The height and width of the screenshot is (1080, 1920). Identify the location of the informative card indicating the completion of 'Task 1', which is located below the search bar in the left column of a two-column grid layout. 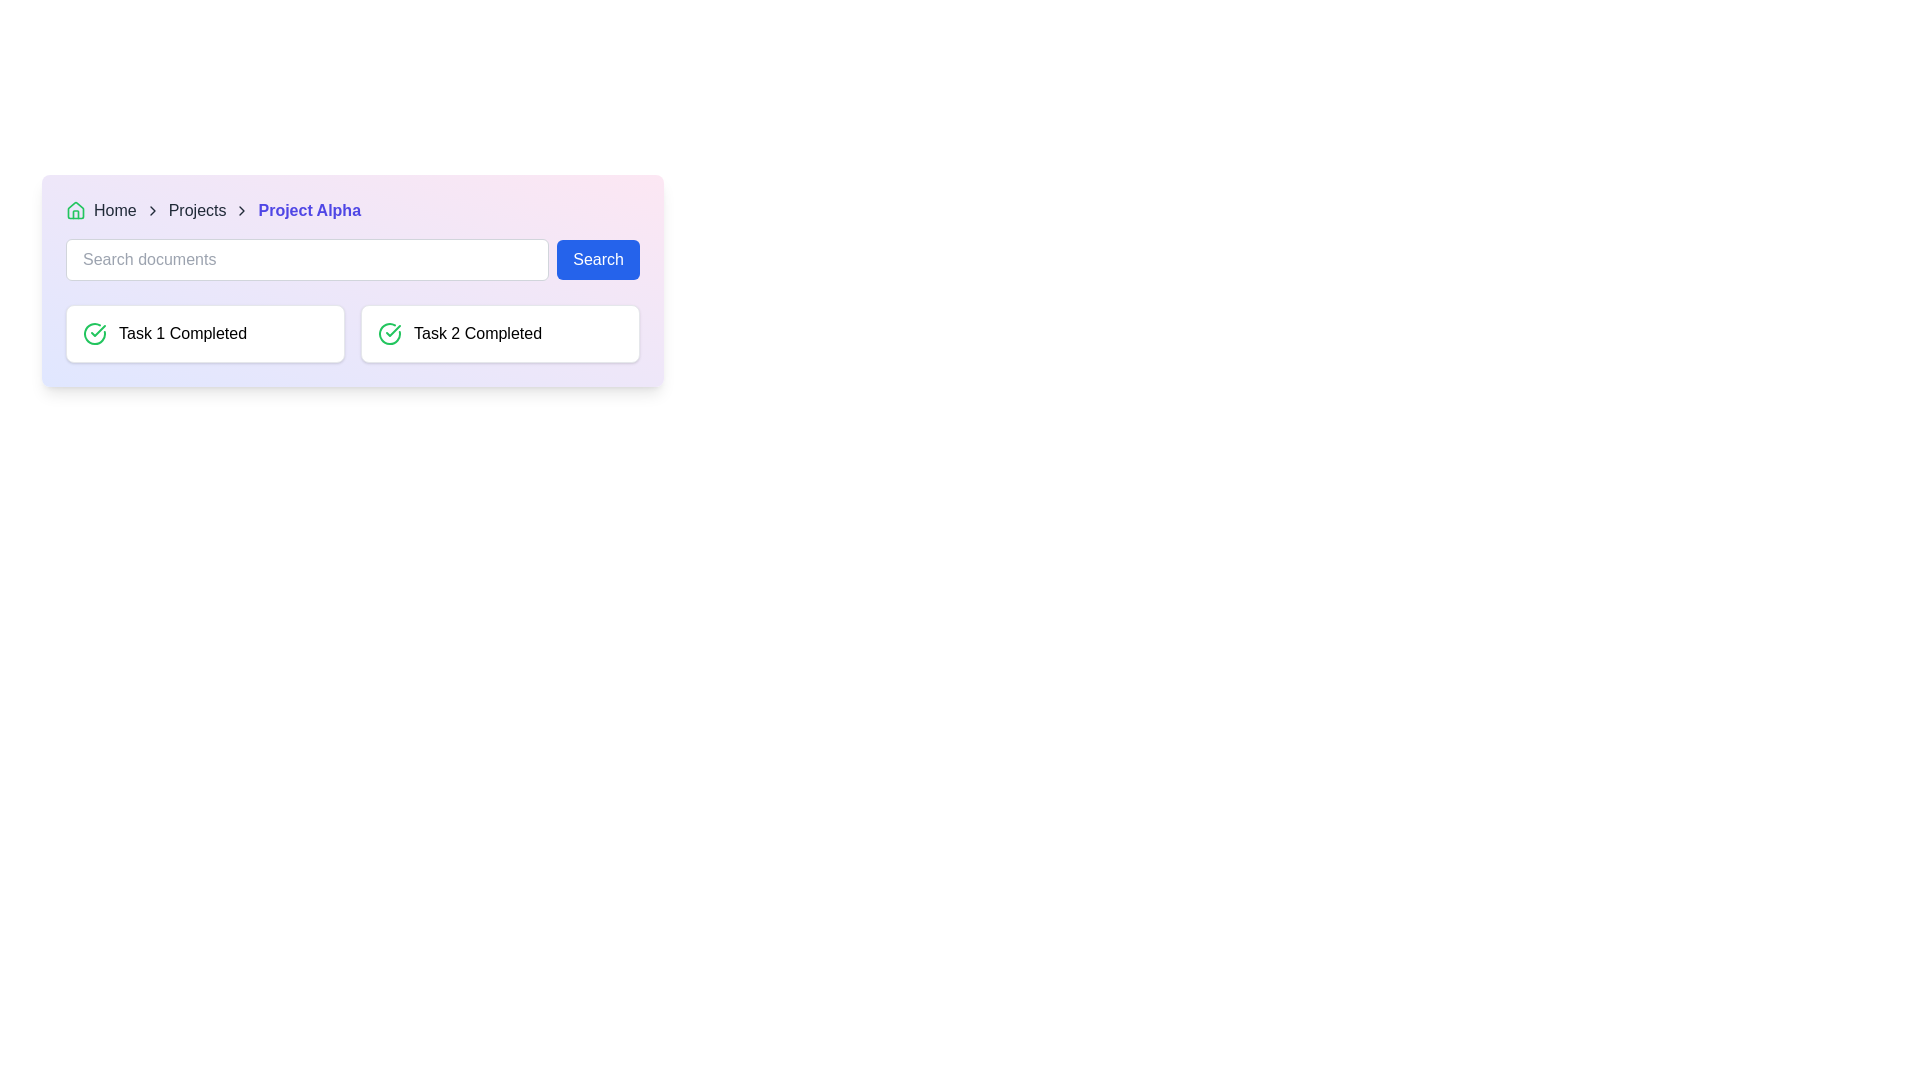
(205, 333).